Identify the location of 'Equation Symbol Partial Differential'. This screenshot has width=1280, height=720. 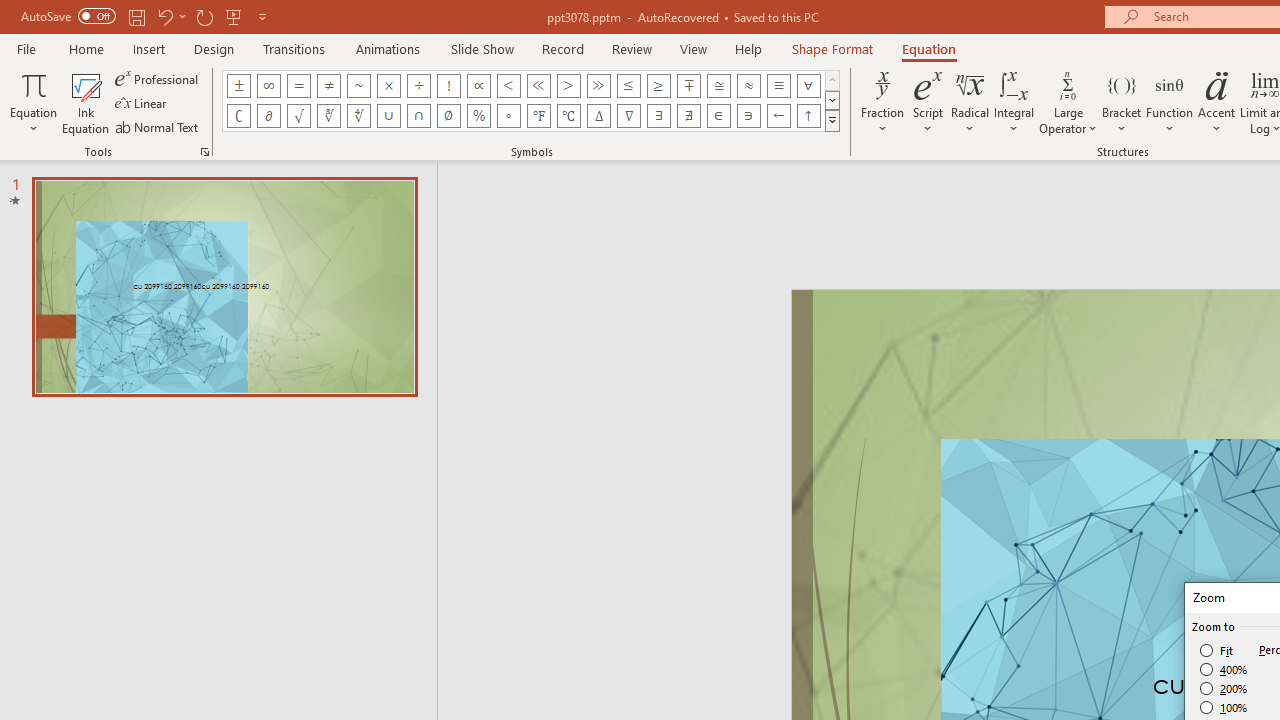
(267, 115).